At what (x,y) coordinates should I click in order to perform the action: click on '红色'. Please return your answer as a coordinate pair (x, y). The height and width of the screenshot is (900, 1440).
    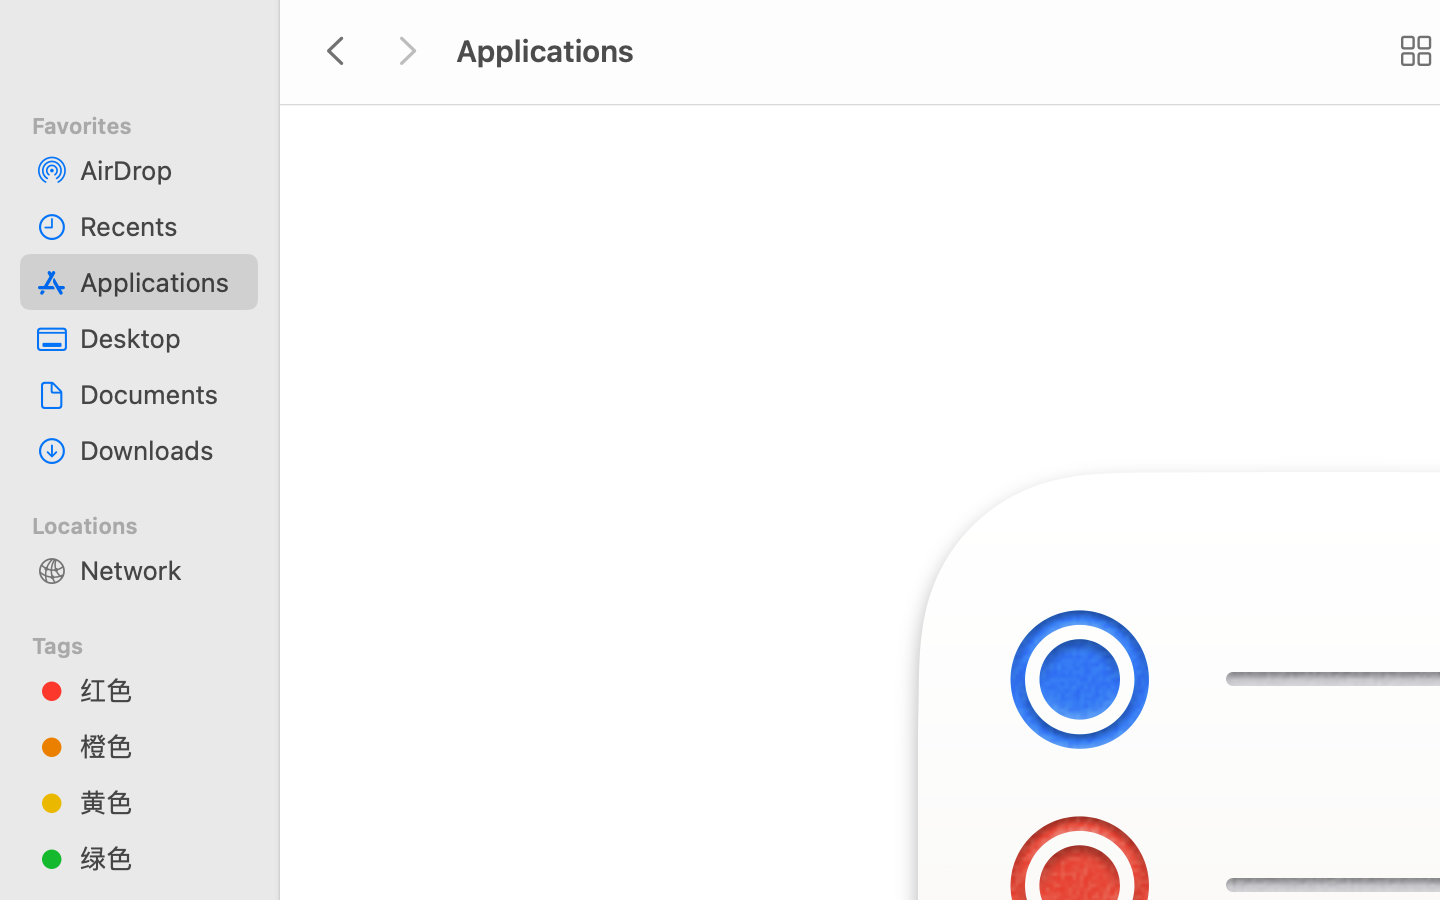
    Looking at the image, I should click on (159, 689).